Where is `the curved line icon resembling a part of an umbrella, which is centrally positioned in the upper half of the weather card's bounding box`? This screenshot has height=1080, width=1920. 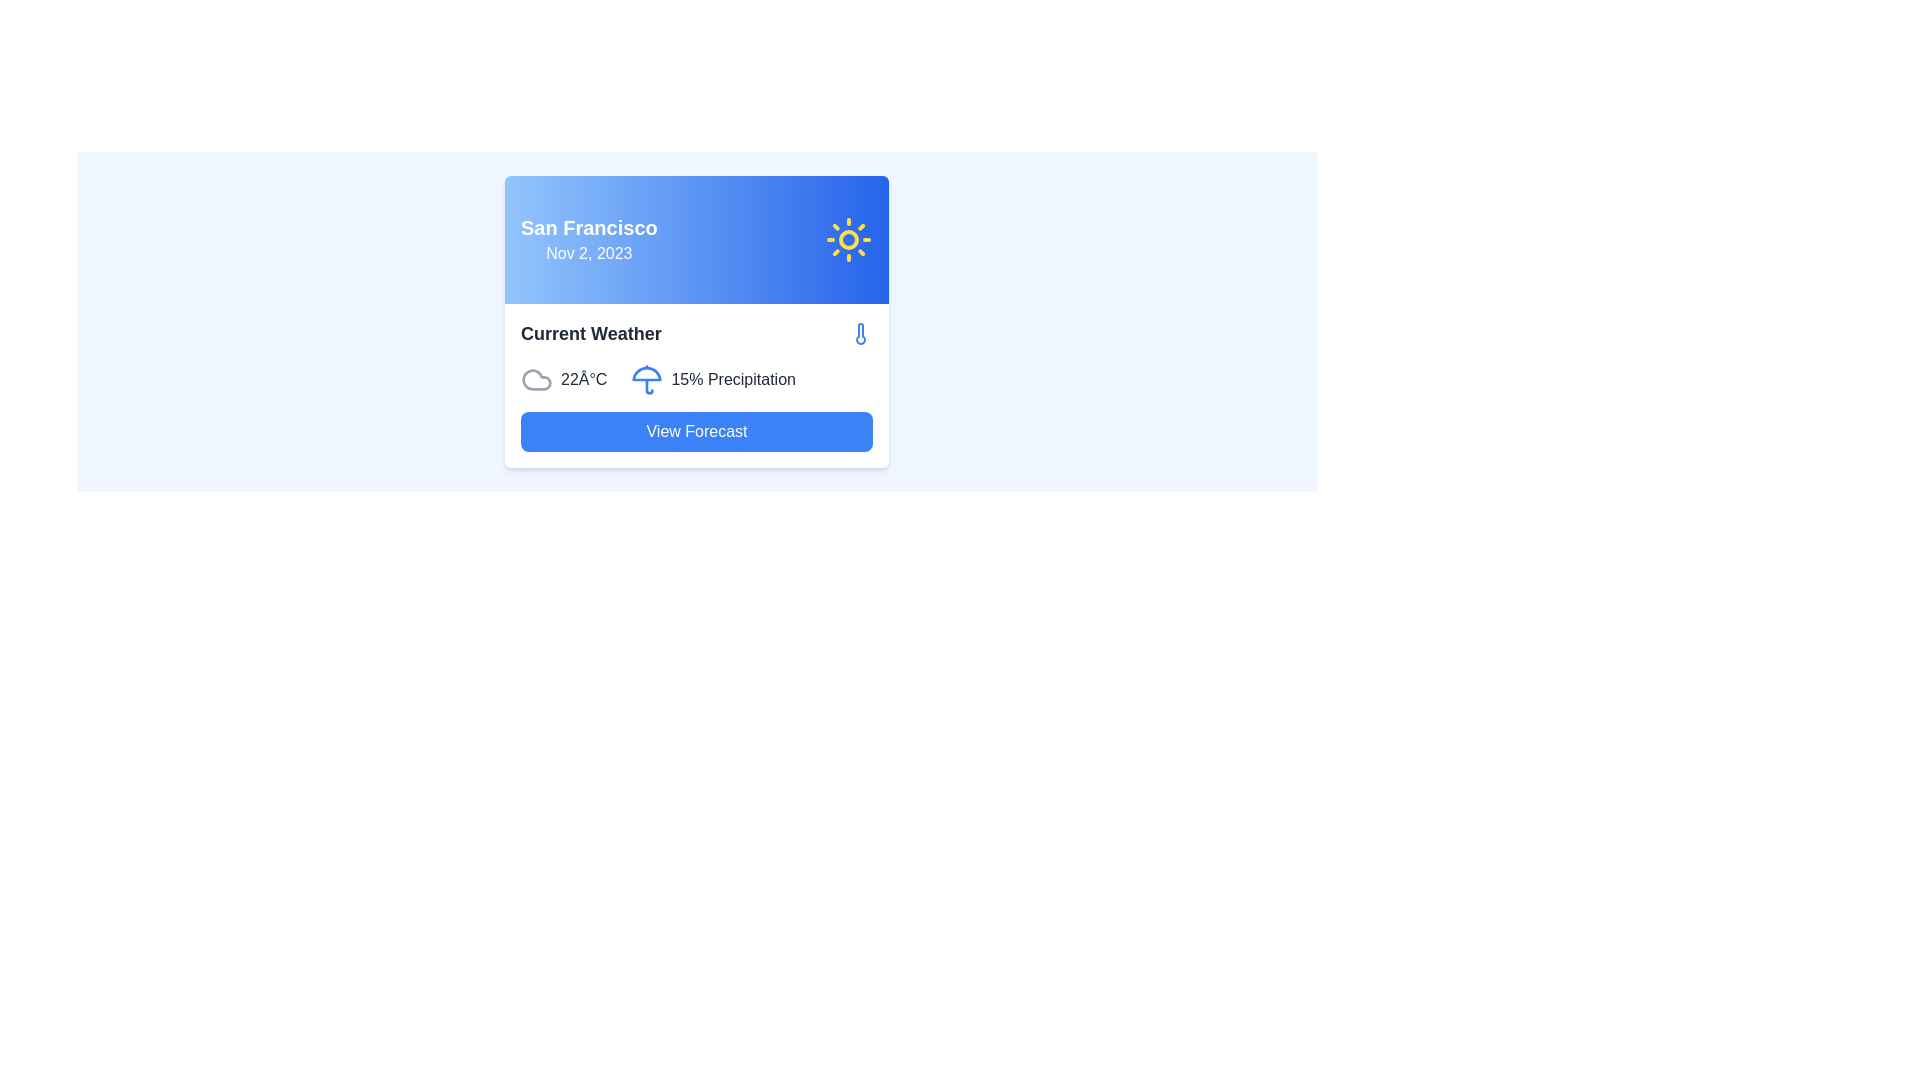 the curved line icon resembling a part of an umbrella, which is centrally positioned in the upper half of the weather card's bounding box is located at coordinates (647, 374).